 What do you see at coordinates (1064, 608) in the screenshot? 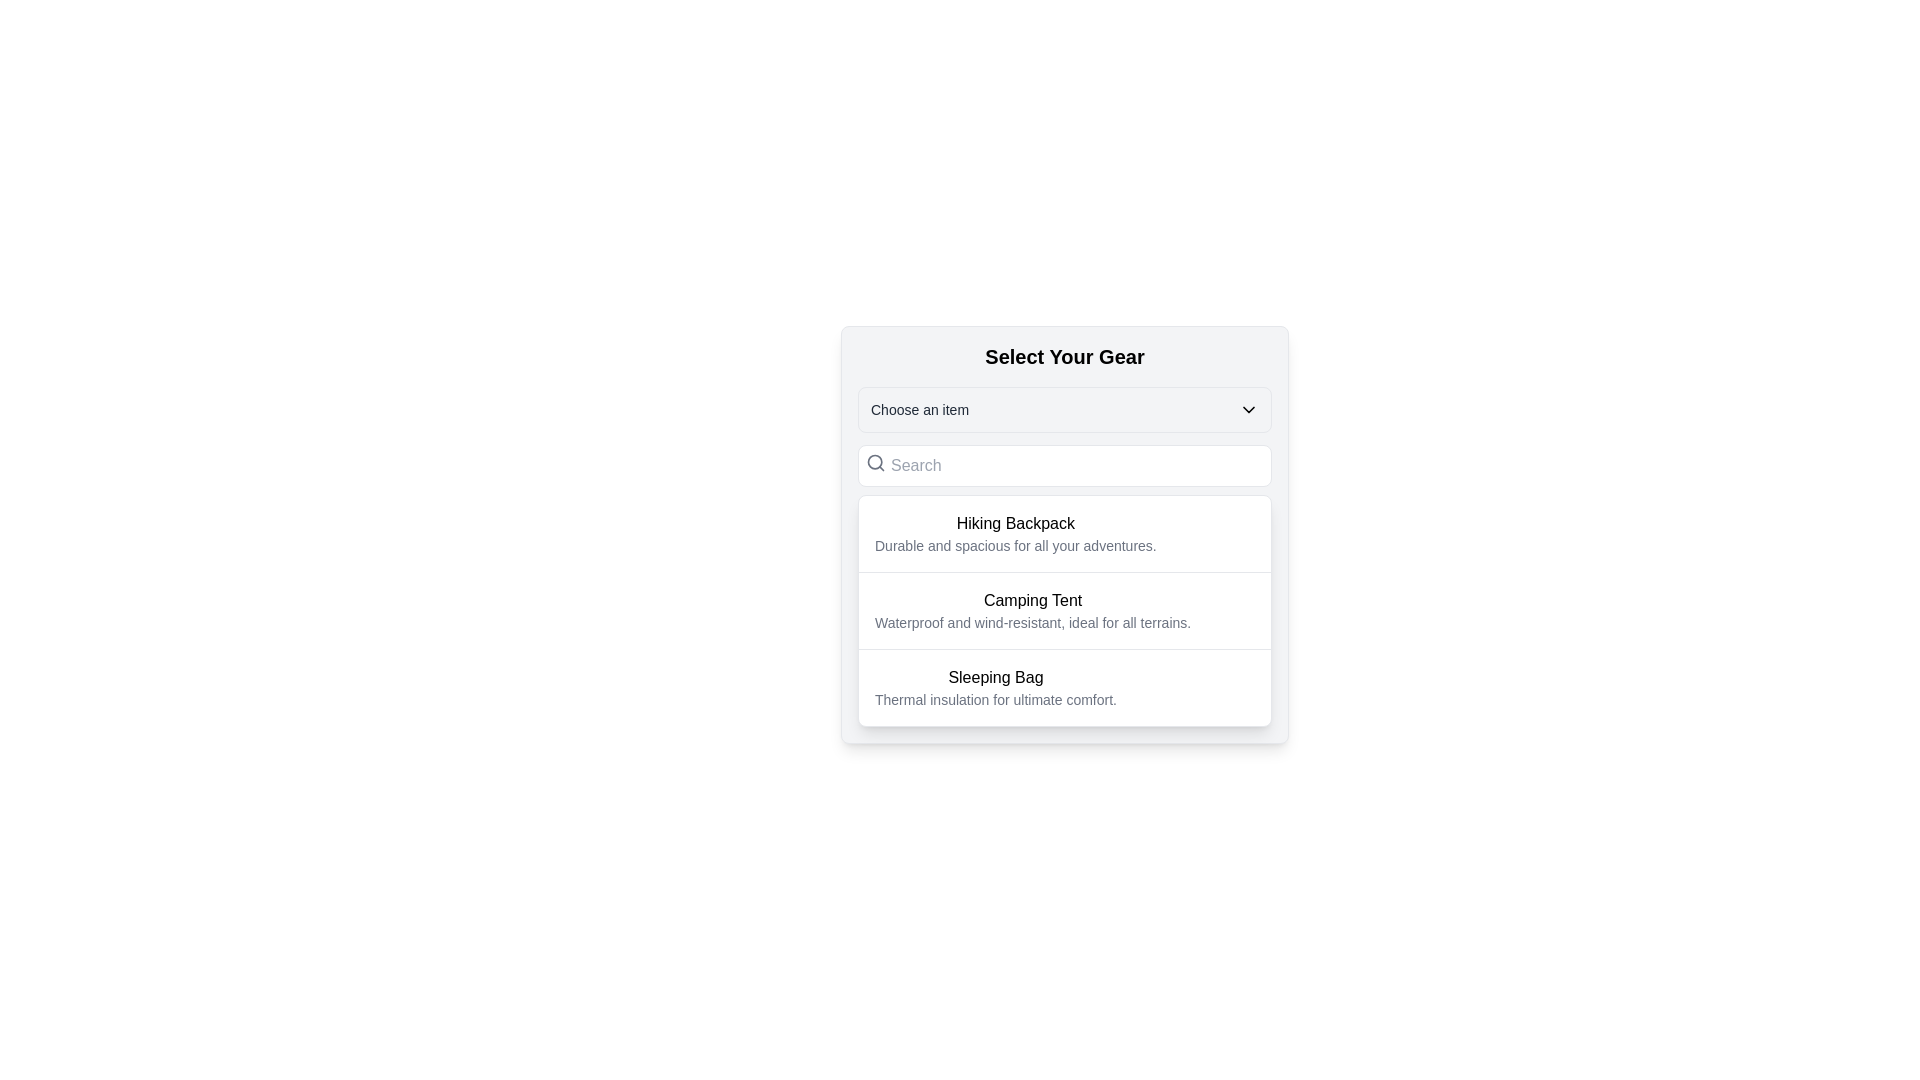
I see `the description of the text component titled 'Camping Tent' with a subtitle about its features, located within a selectable card` at bounding box center [1064, 608].